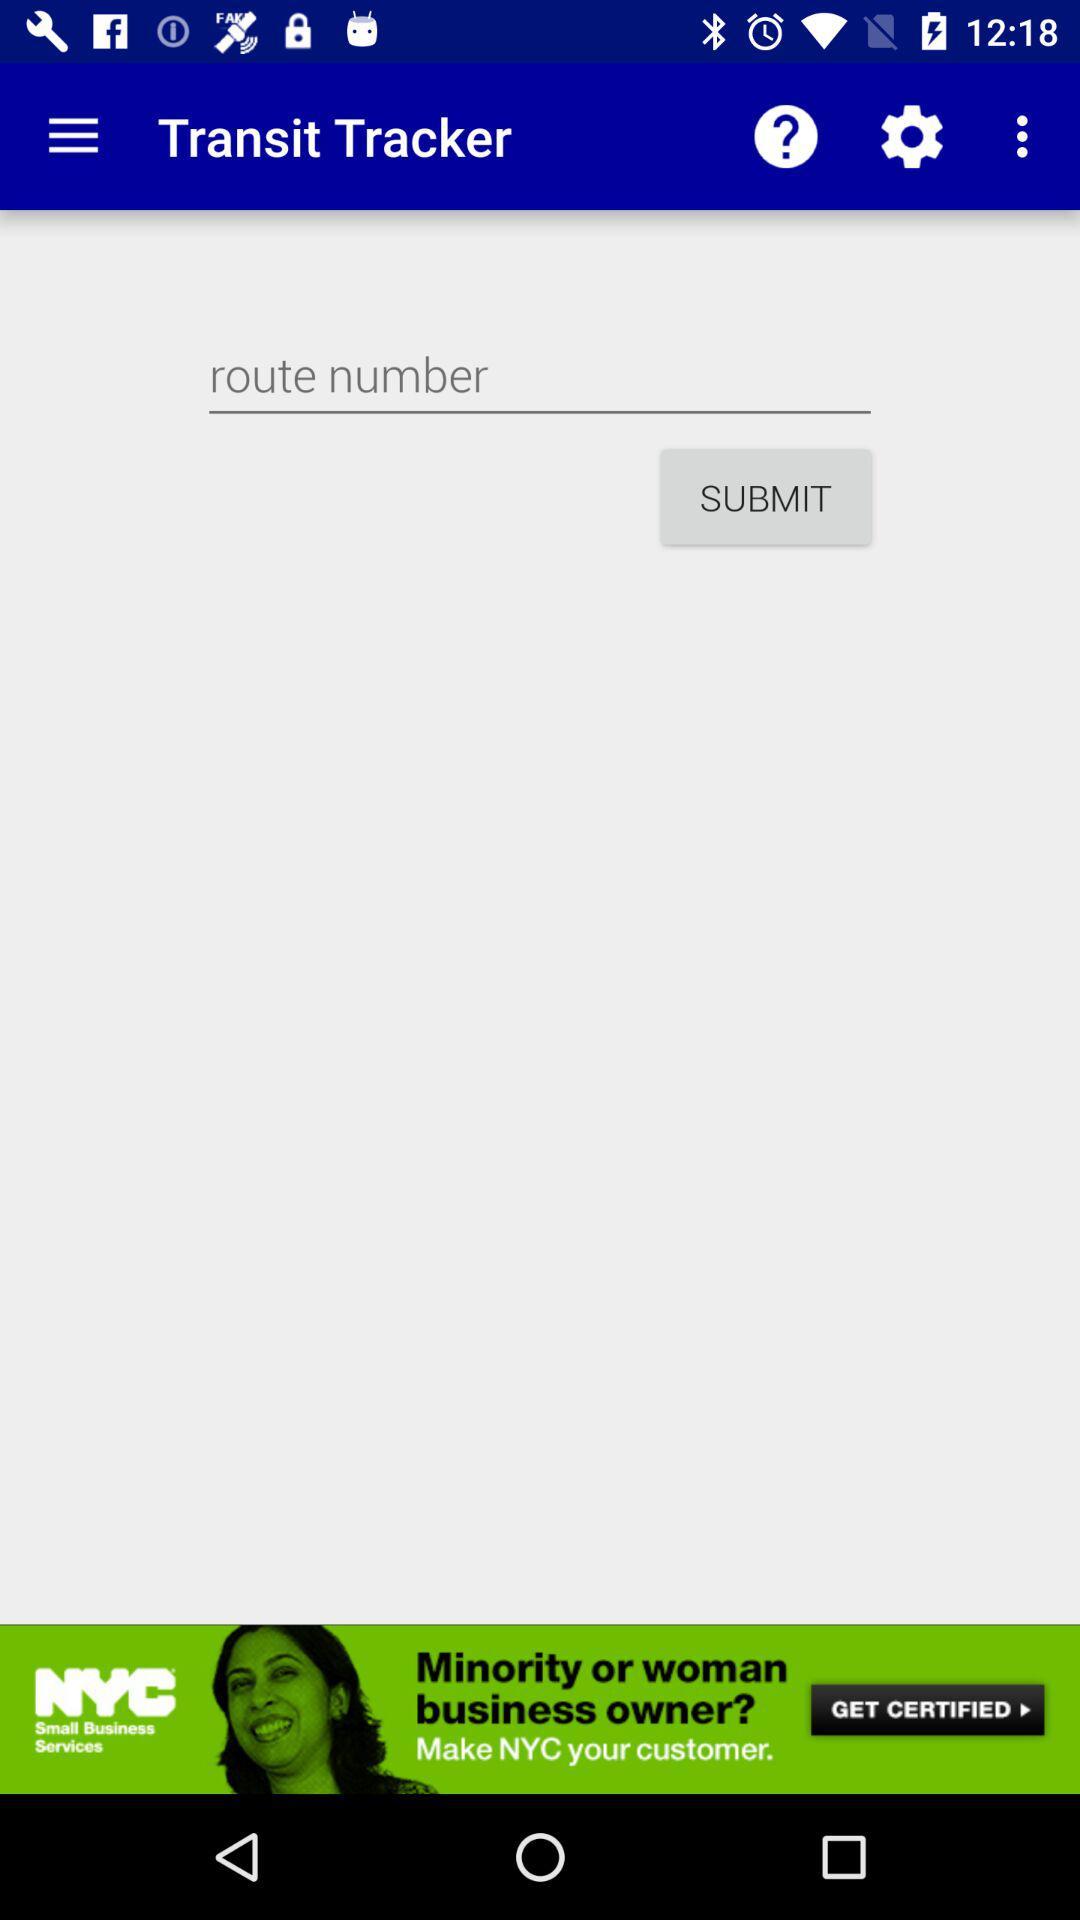 The width and height of the screenshot is (1080, 1920). I want to click on routenumber, so click(540, 374).